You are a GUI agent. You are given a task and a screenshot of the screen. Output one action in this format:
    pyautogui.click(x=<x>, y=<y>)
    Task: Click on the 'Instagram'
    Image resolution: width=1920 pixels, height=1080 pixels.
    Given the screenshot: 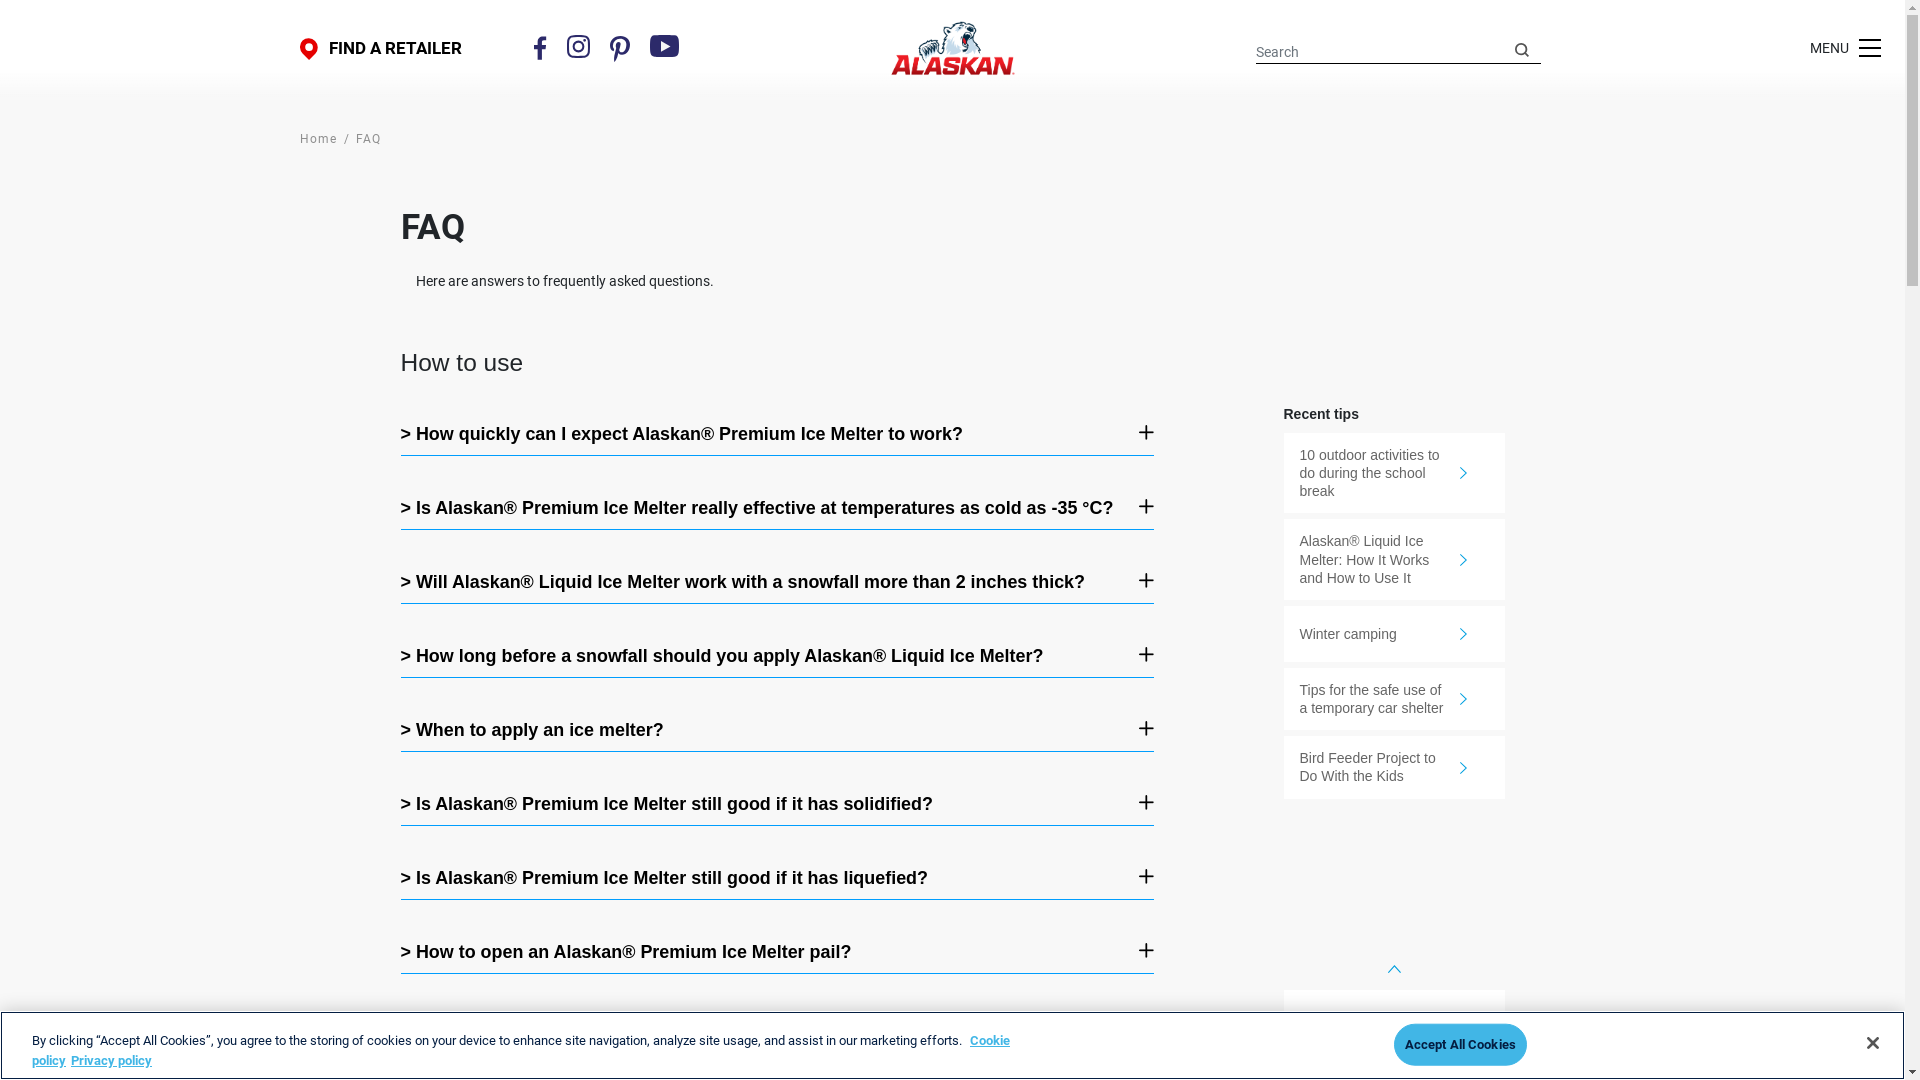 What is the action you would take?
    pyautogui.click(x=565, y=45)
    